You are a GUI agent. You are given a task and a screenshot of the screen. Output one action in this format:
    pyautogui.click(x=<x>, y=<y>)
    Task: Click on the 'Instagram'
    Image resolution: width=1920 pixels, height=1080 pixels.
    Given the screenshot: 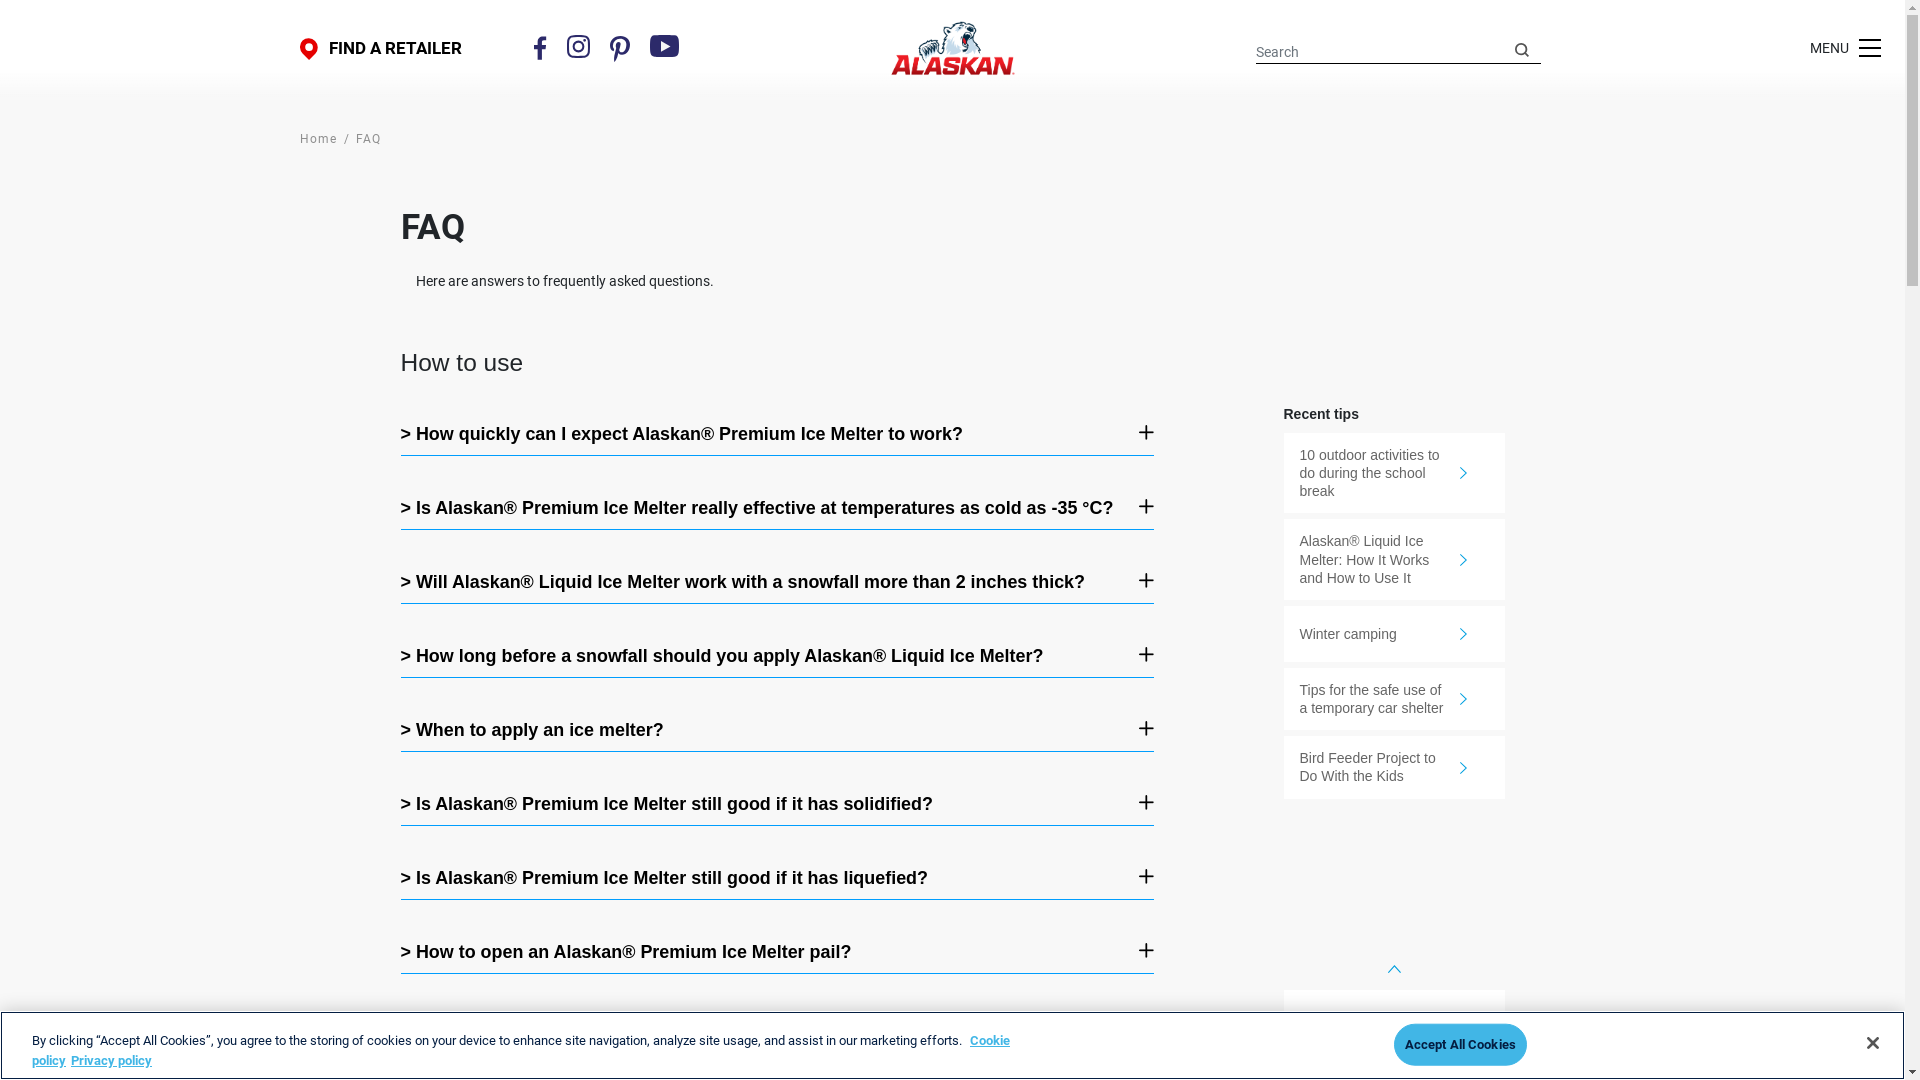 What is the action you would take?
    pyautogui.click(x=565, y=45)
    